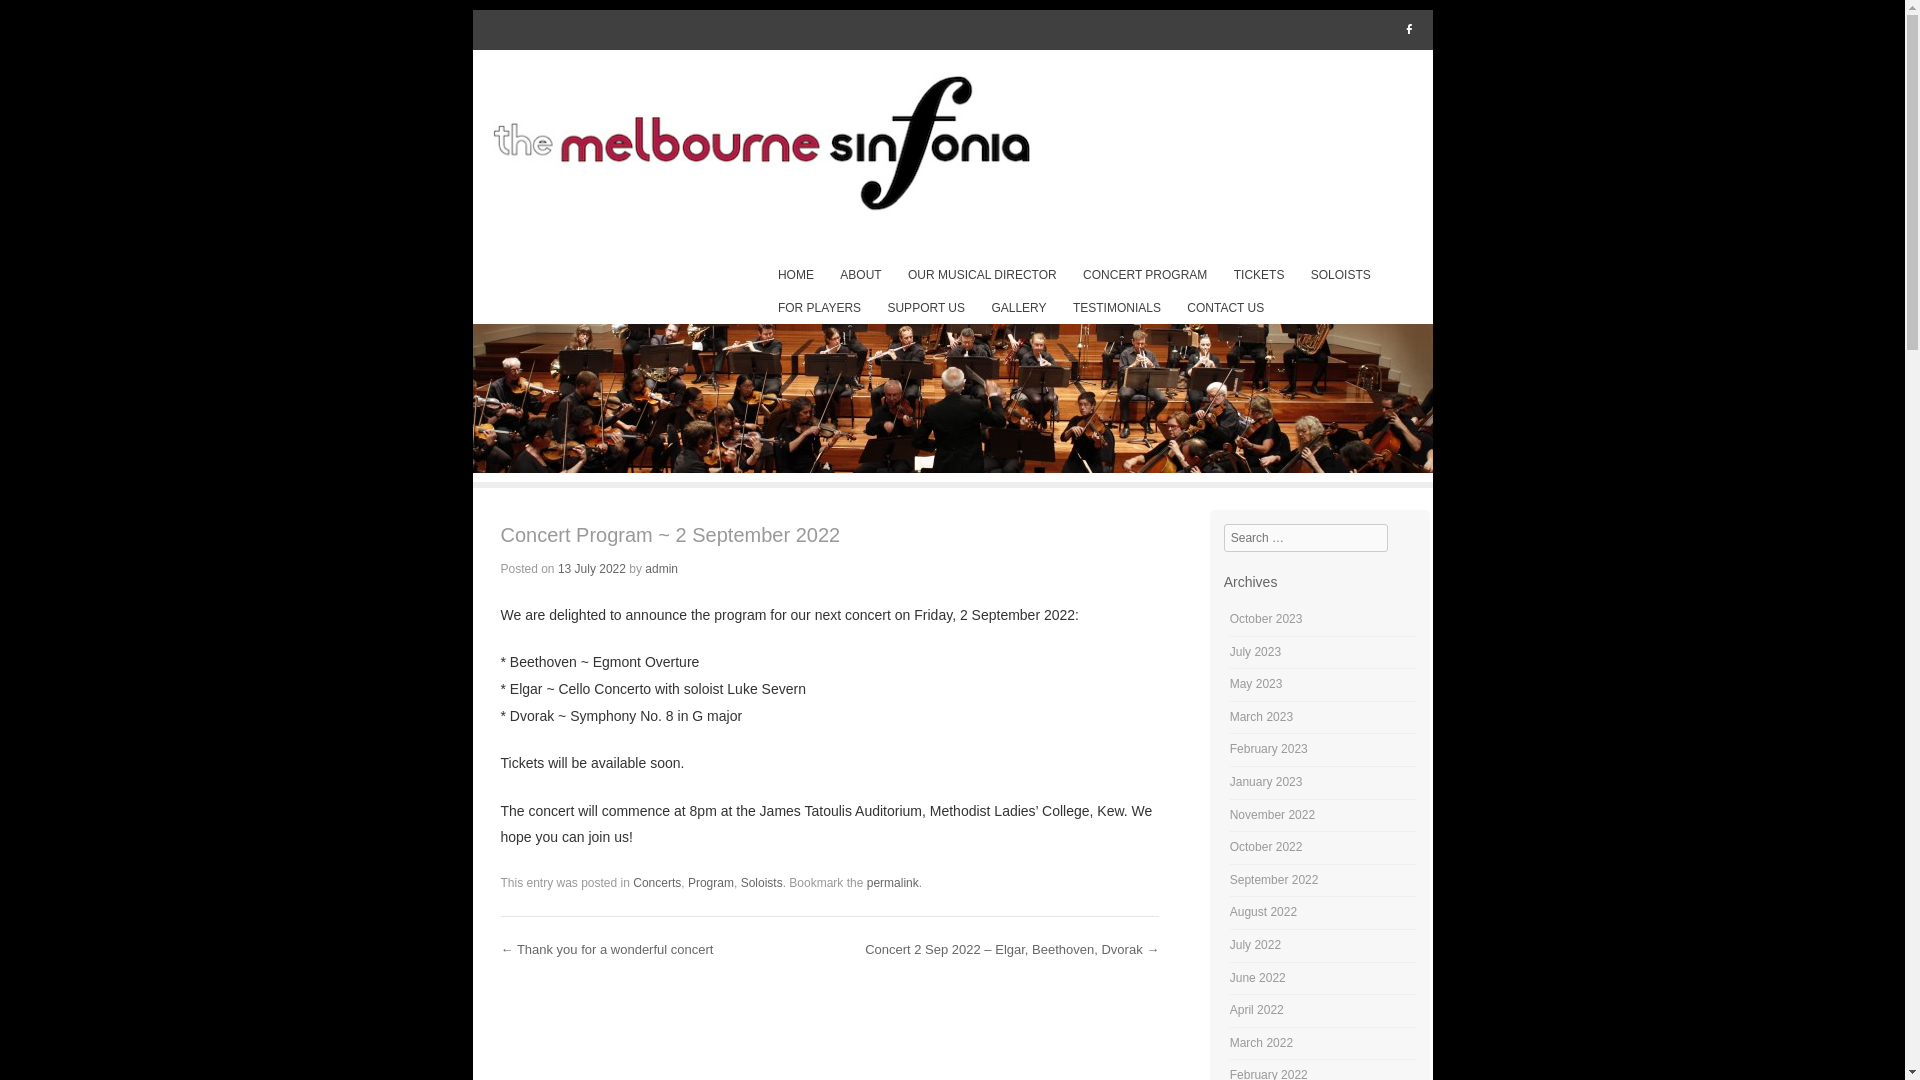 This screenshot has width=1920, height=1080. What do you see at coordinates (1271, 814) in the screenshot?
I see `'November 2022'` at bounding box center [1271, 814].